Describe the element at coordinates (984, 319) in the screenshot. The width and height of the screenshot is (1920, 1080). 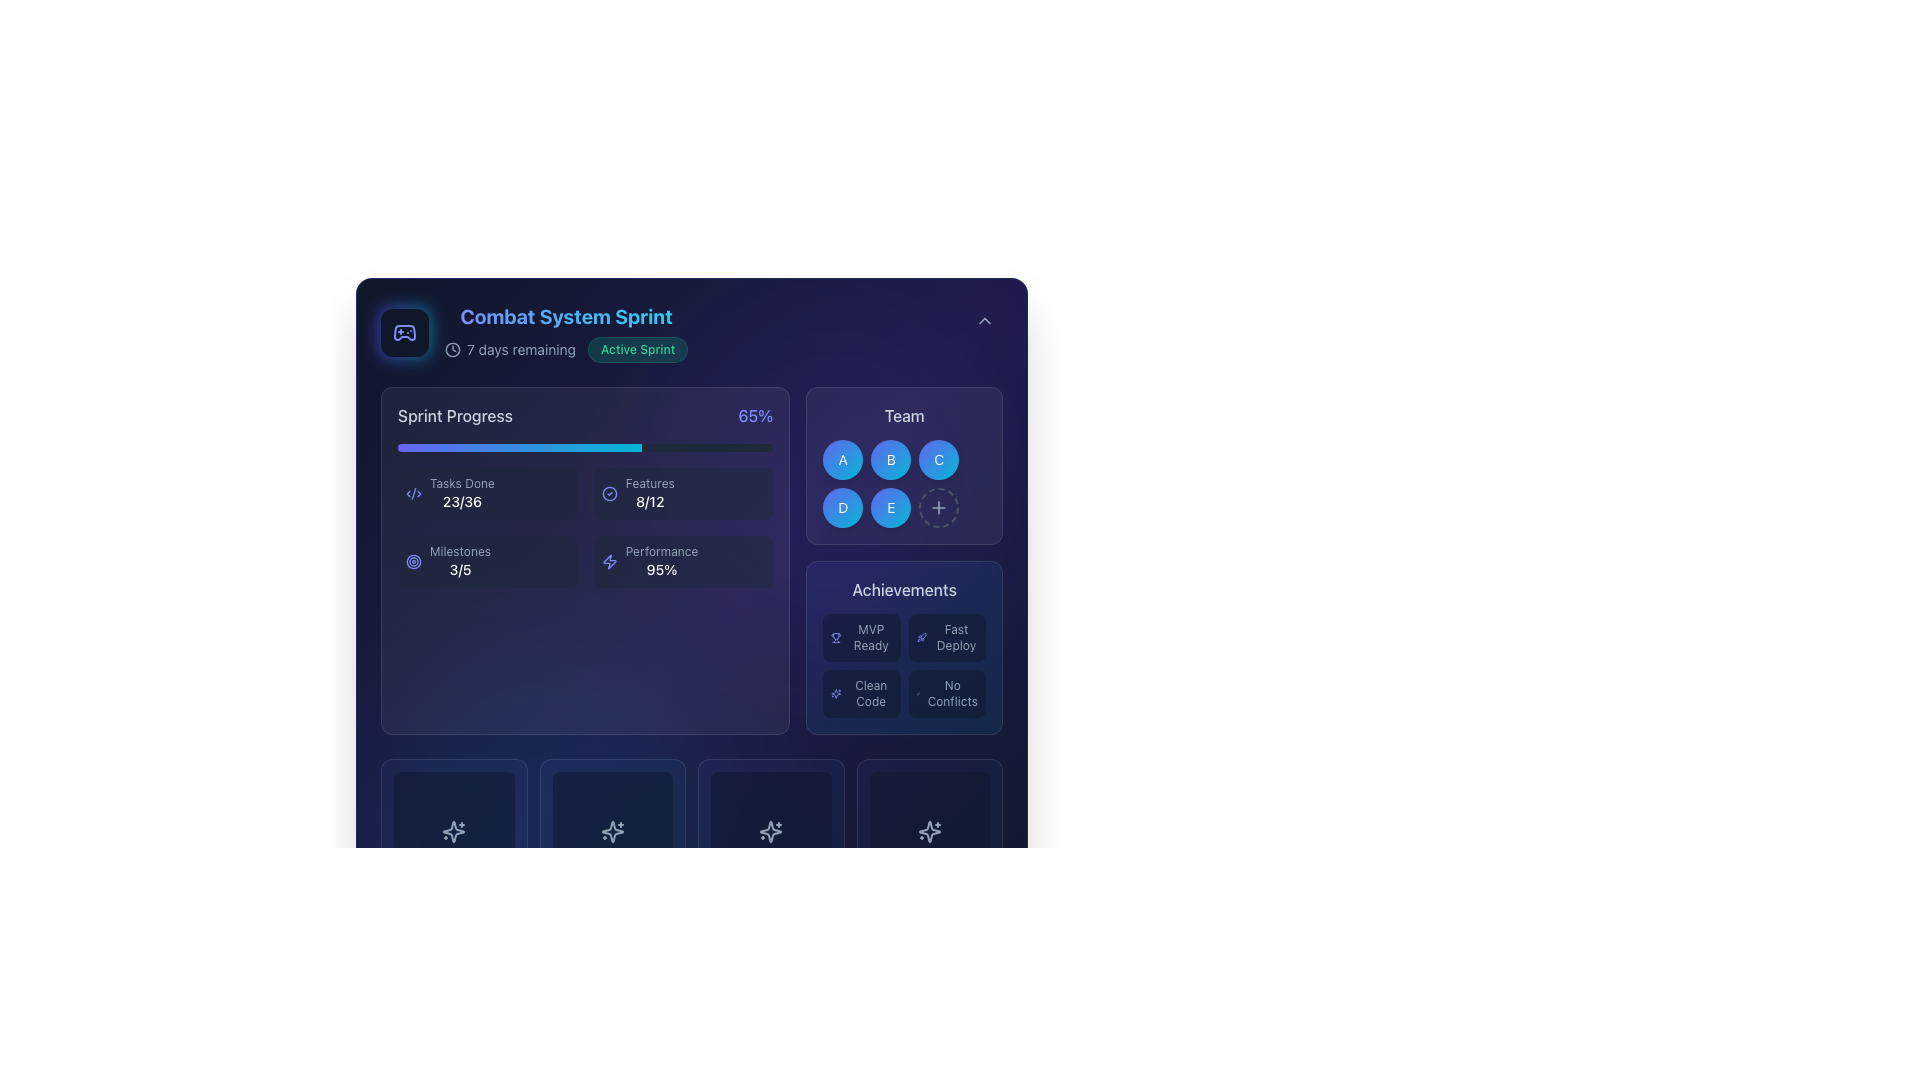
I see `the Toggle button/icon located in the upper-right corner of the layout to change its appearance` at that location.